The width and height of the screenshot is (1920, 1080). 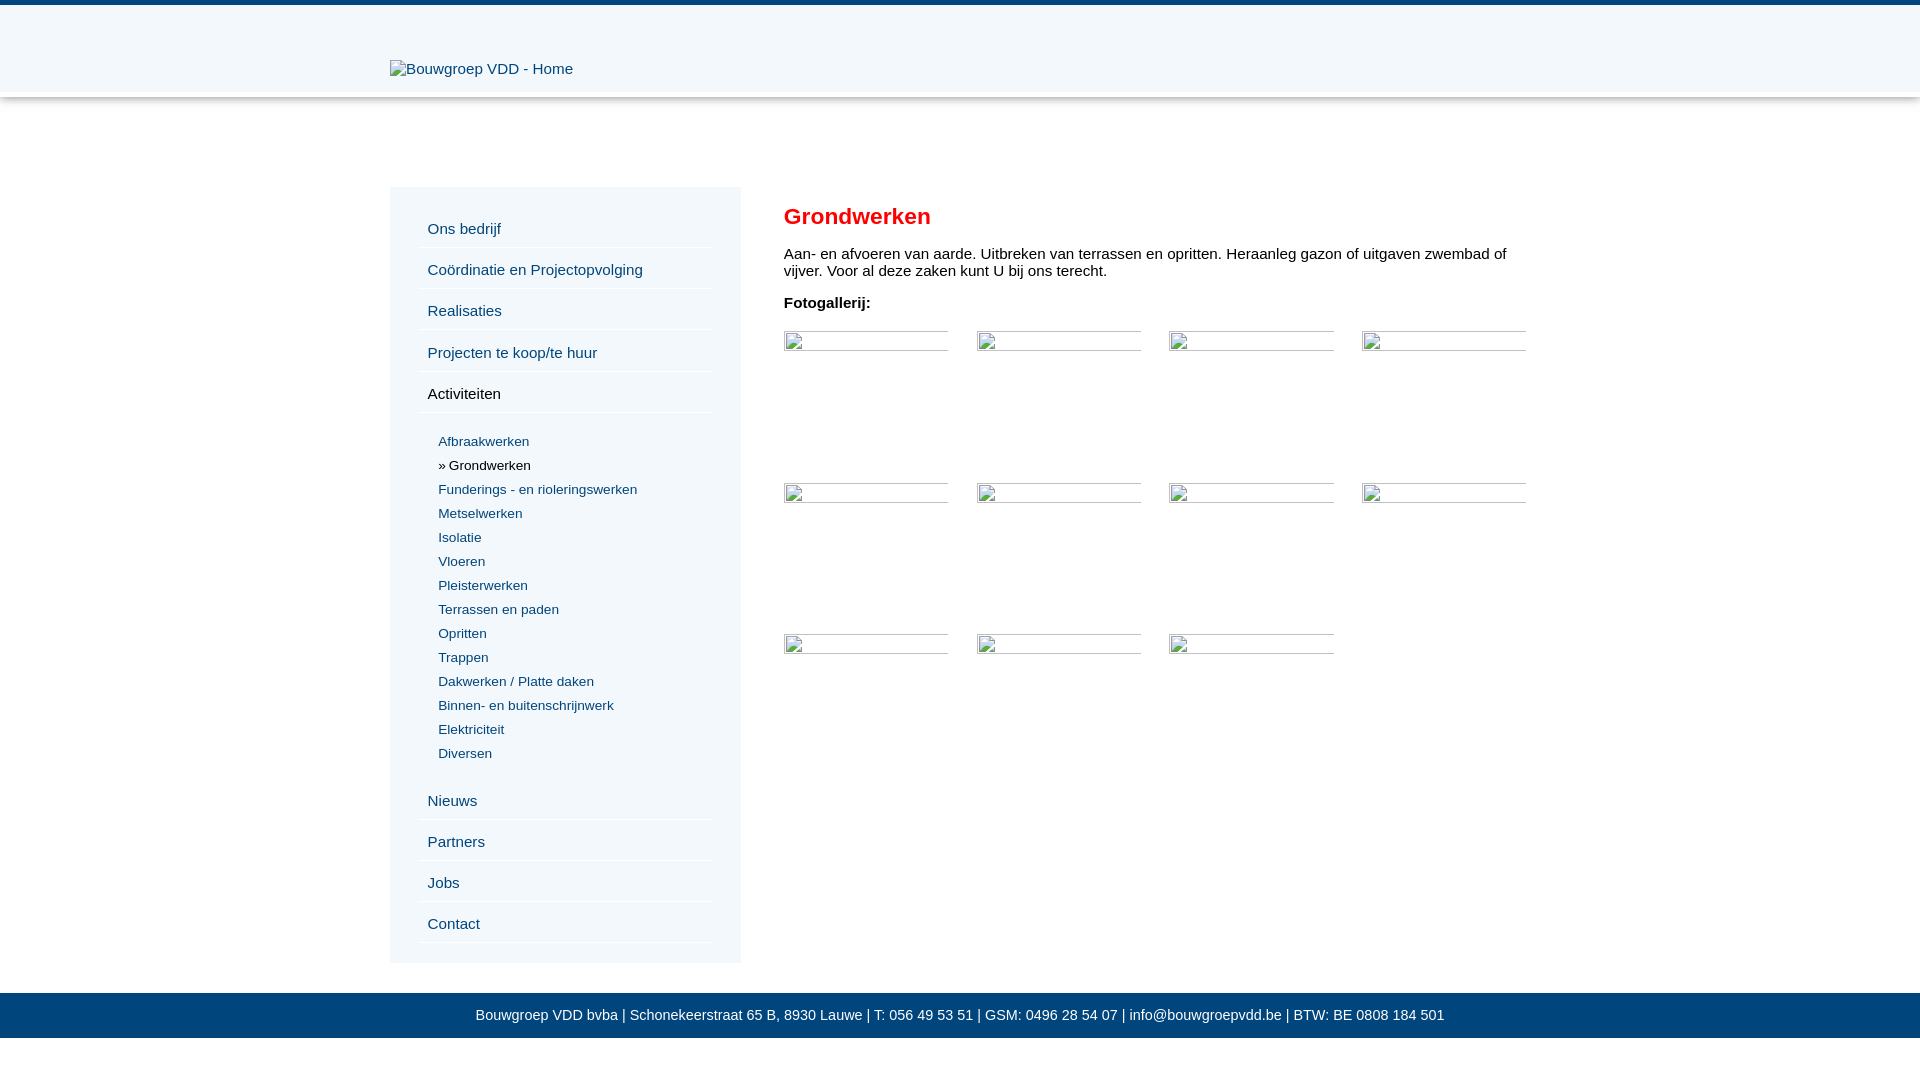 What do you see at coordinates (569, 536) in the screenshot?
I see `'Isolatie'` at bounding box center [569, 536].